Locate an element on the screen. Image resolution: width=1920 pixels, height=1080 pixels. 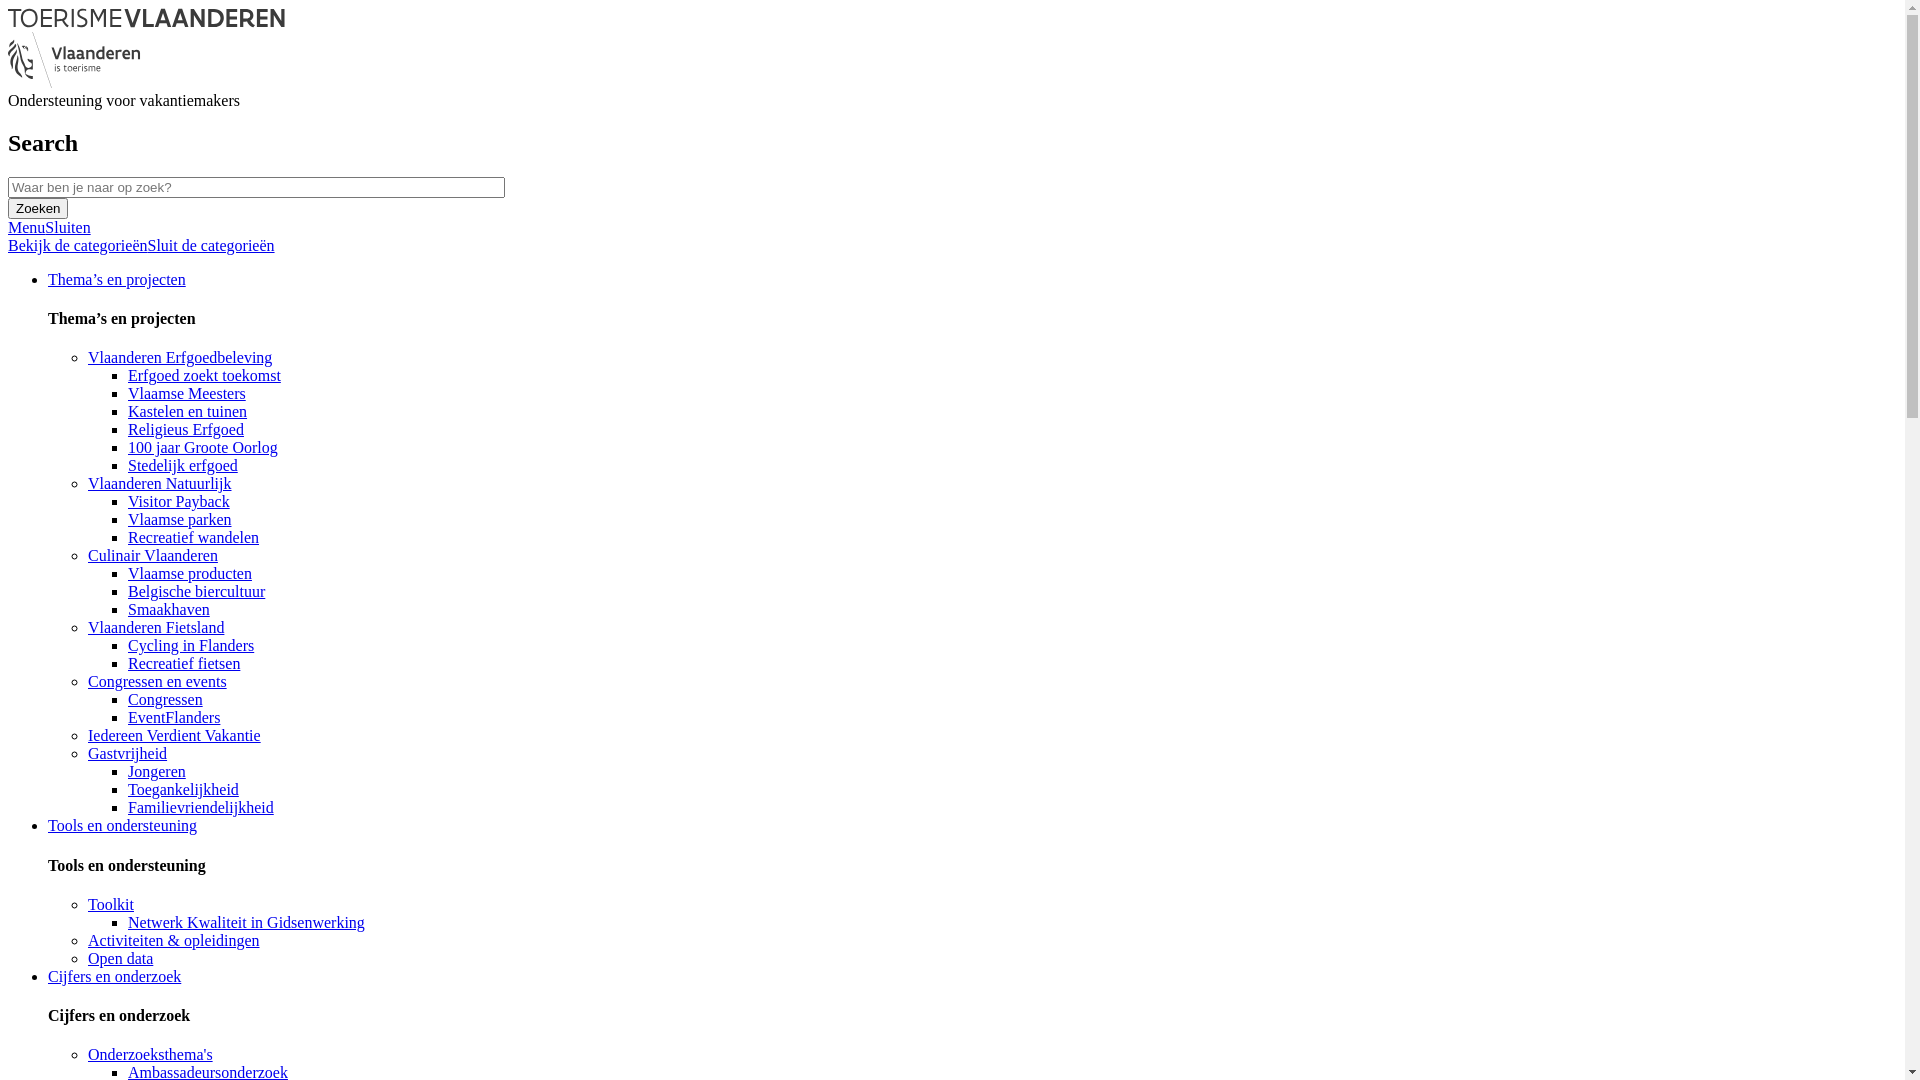
'Home' is located at coordinates (145, 22).